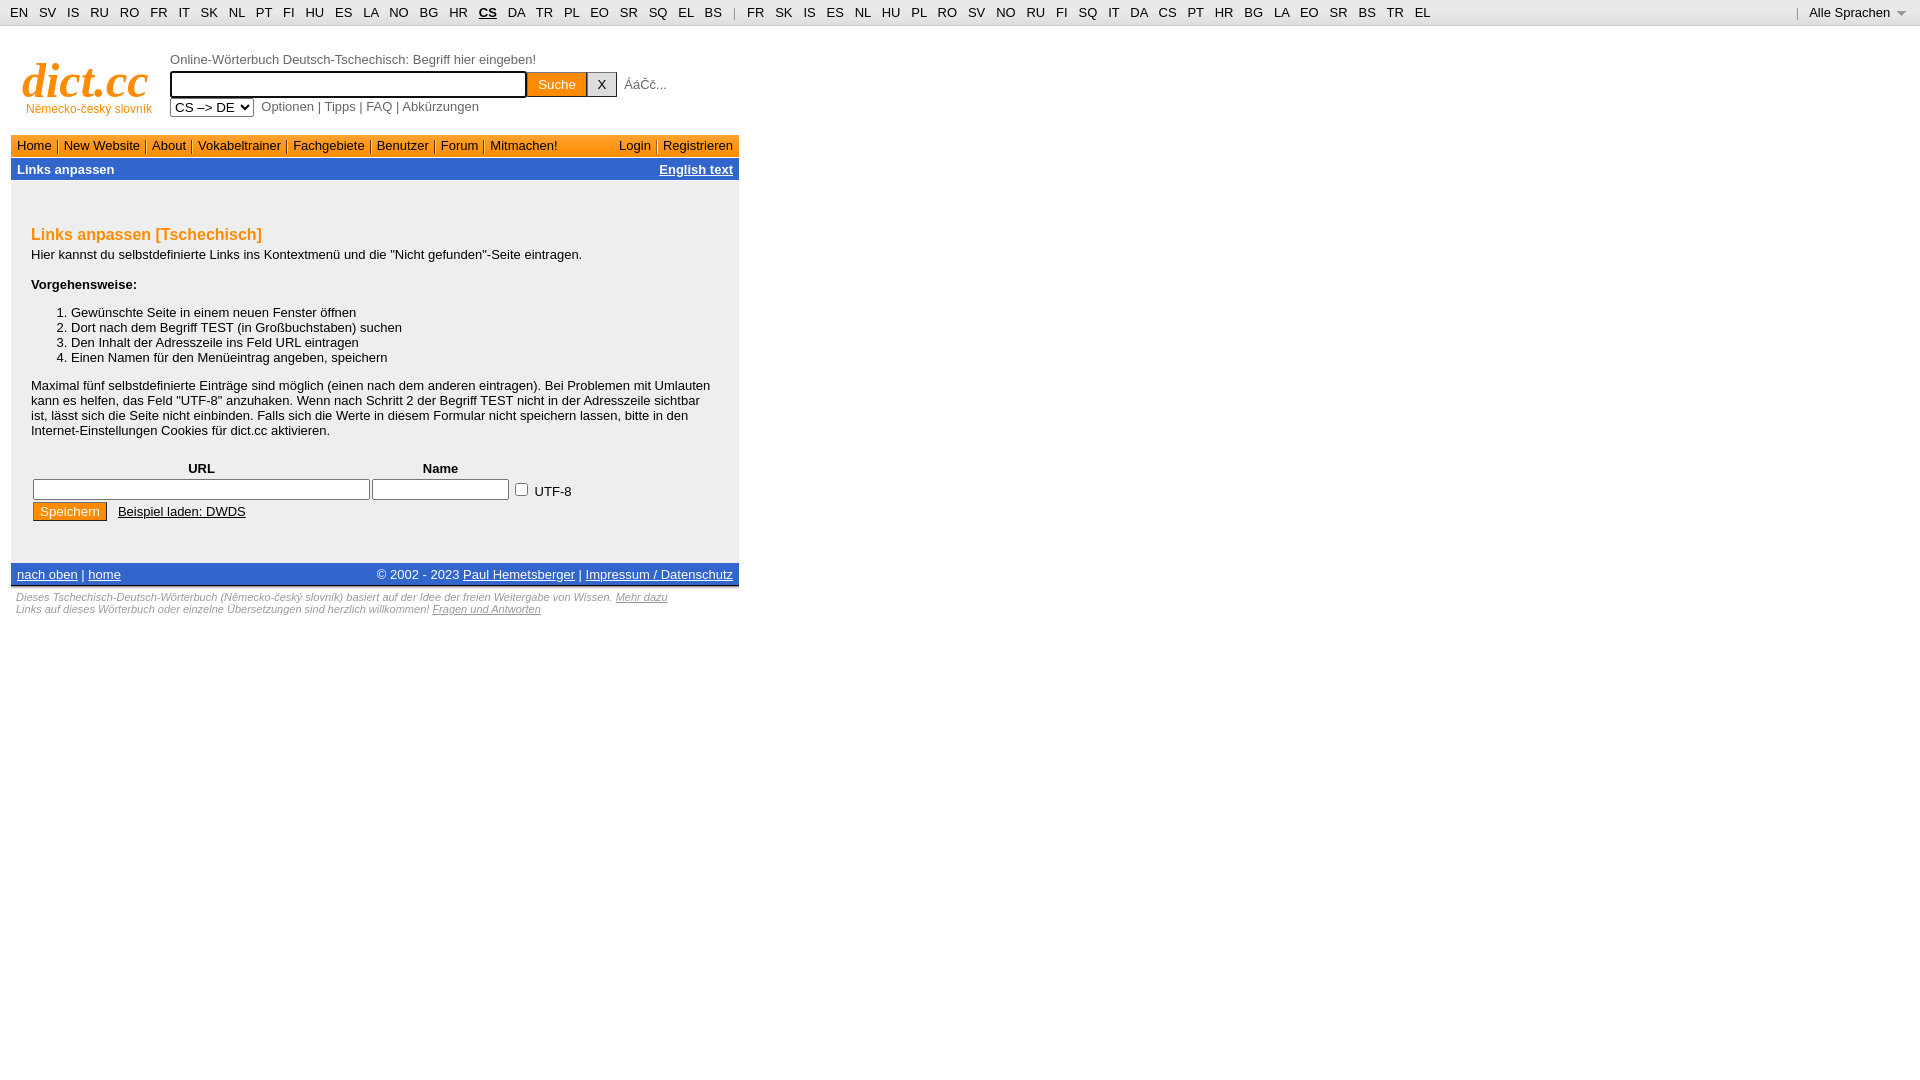 Image resolution: width=1920 pixels, height=1080 pixels. I want to click on 'RO', so click(947, 12).